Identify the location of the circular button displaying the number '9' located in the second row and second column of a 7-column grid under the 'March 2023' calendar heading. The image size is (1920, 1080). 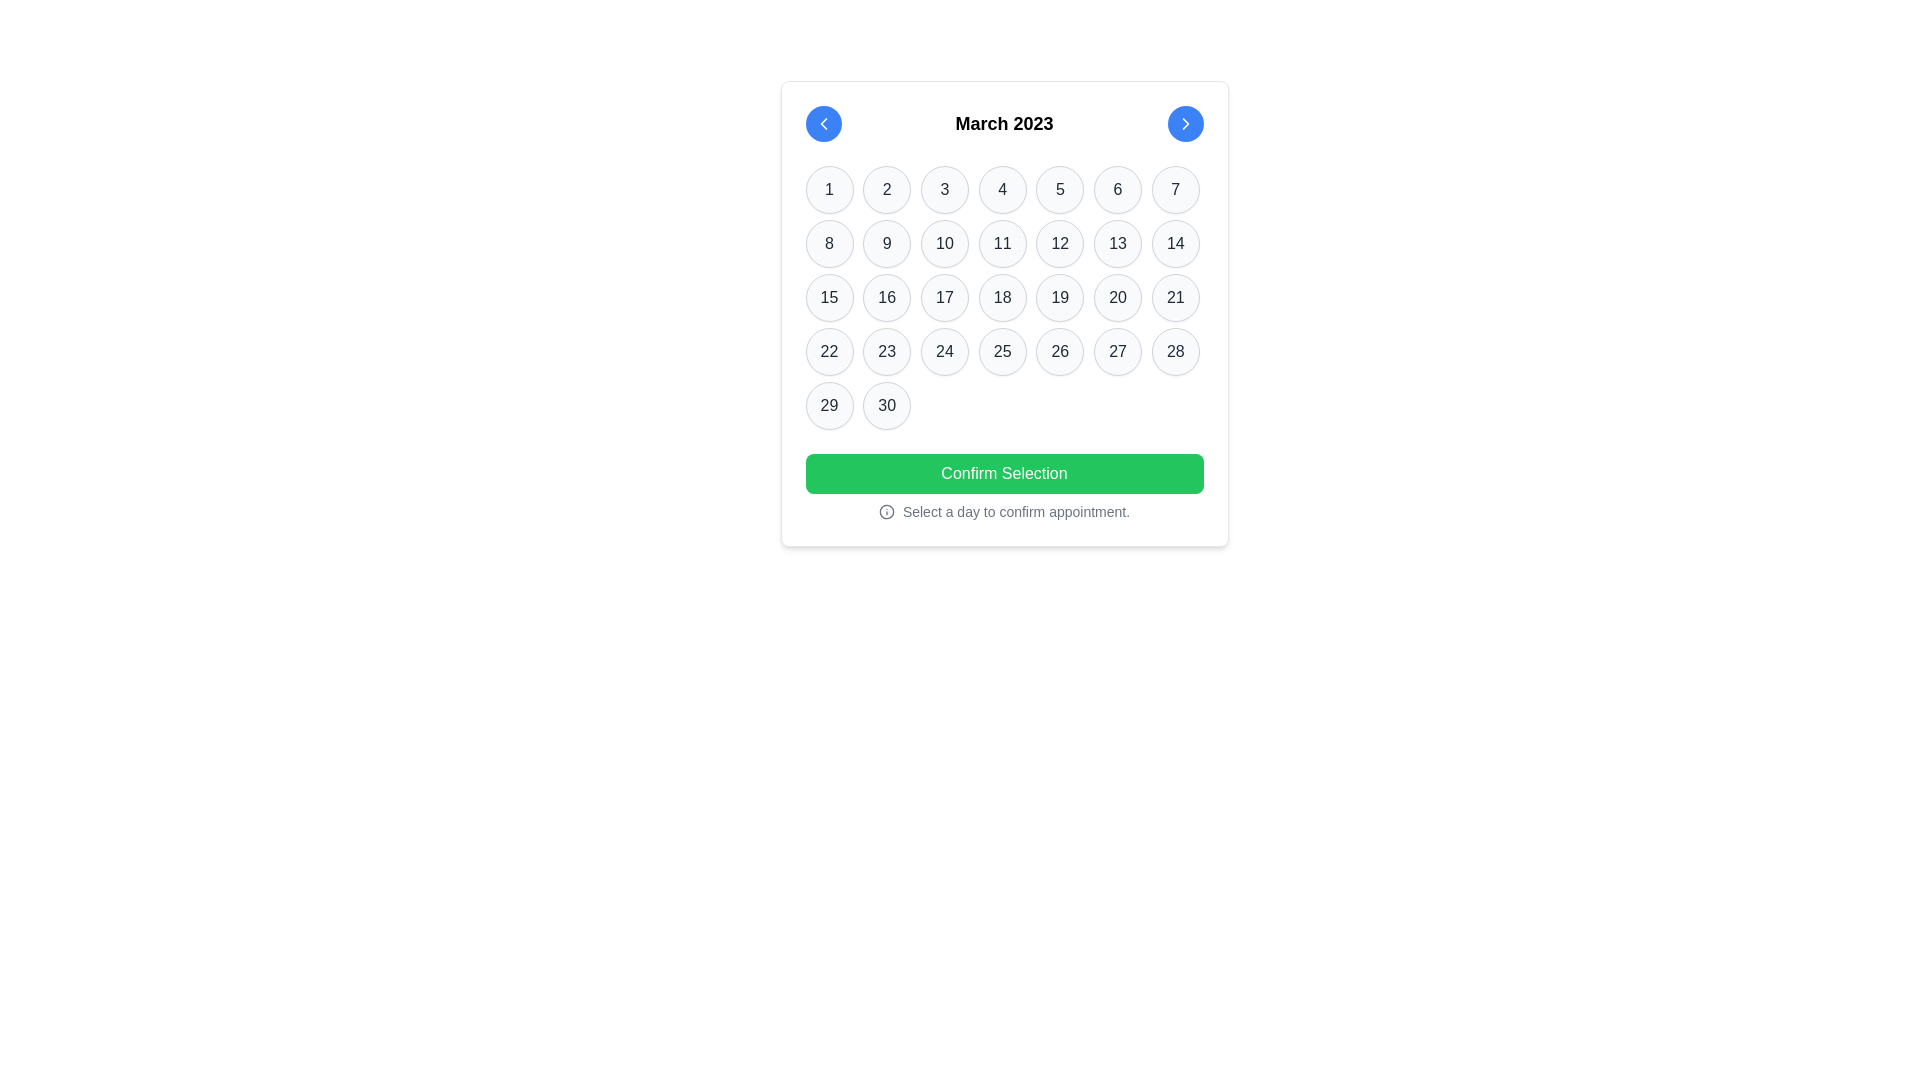
(886, 242).